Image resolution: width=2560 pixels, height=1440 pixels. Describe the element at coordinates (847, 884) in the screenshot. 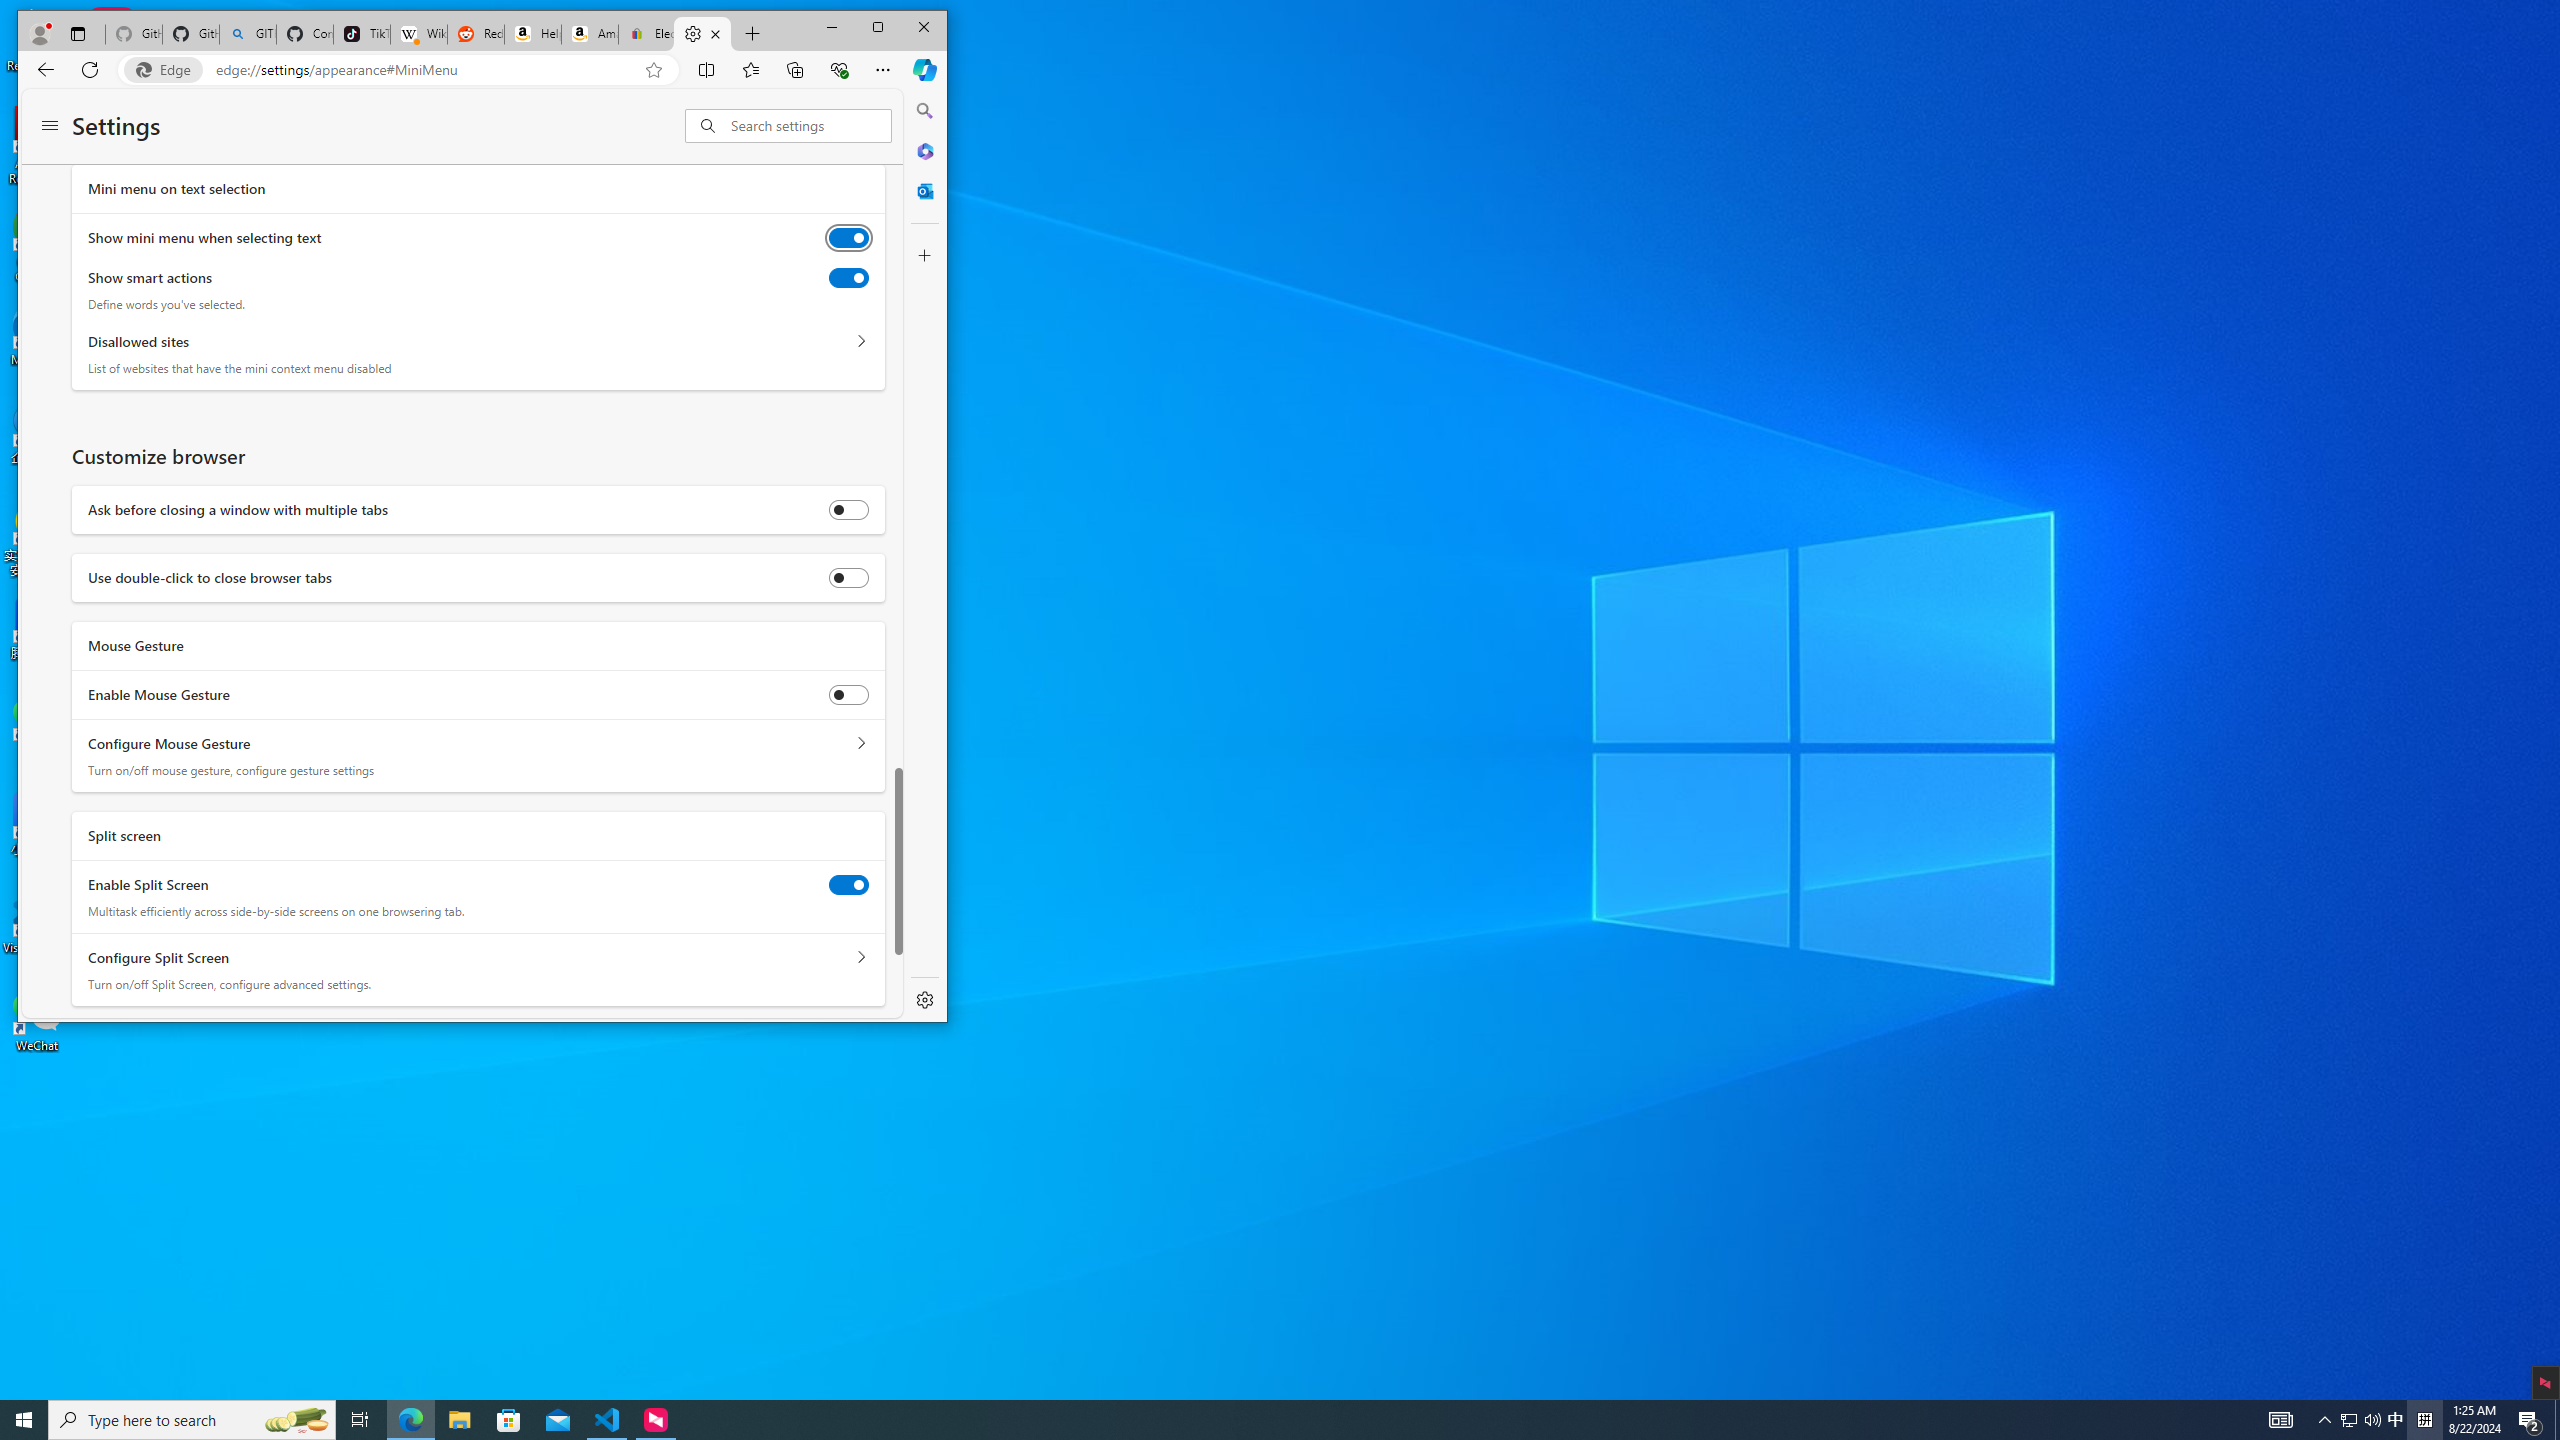

I see `'Enable Split Screen'` at that location.